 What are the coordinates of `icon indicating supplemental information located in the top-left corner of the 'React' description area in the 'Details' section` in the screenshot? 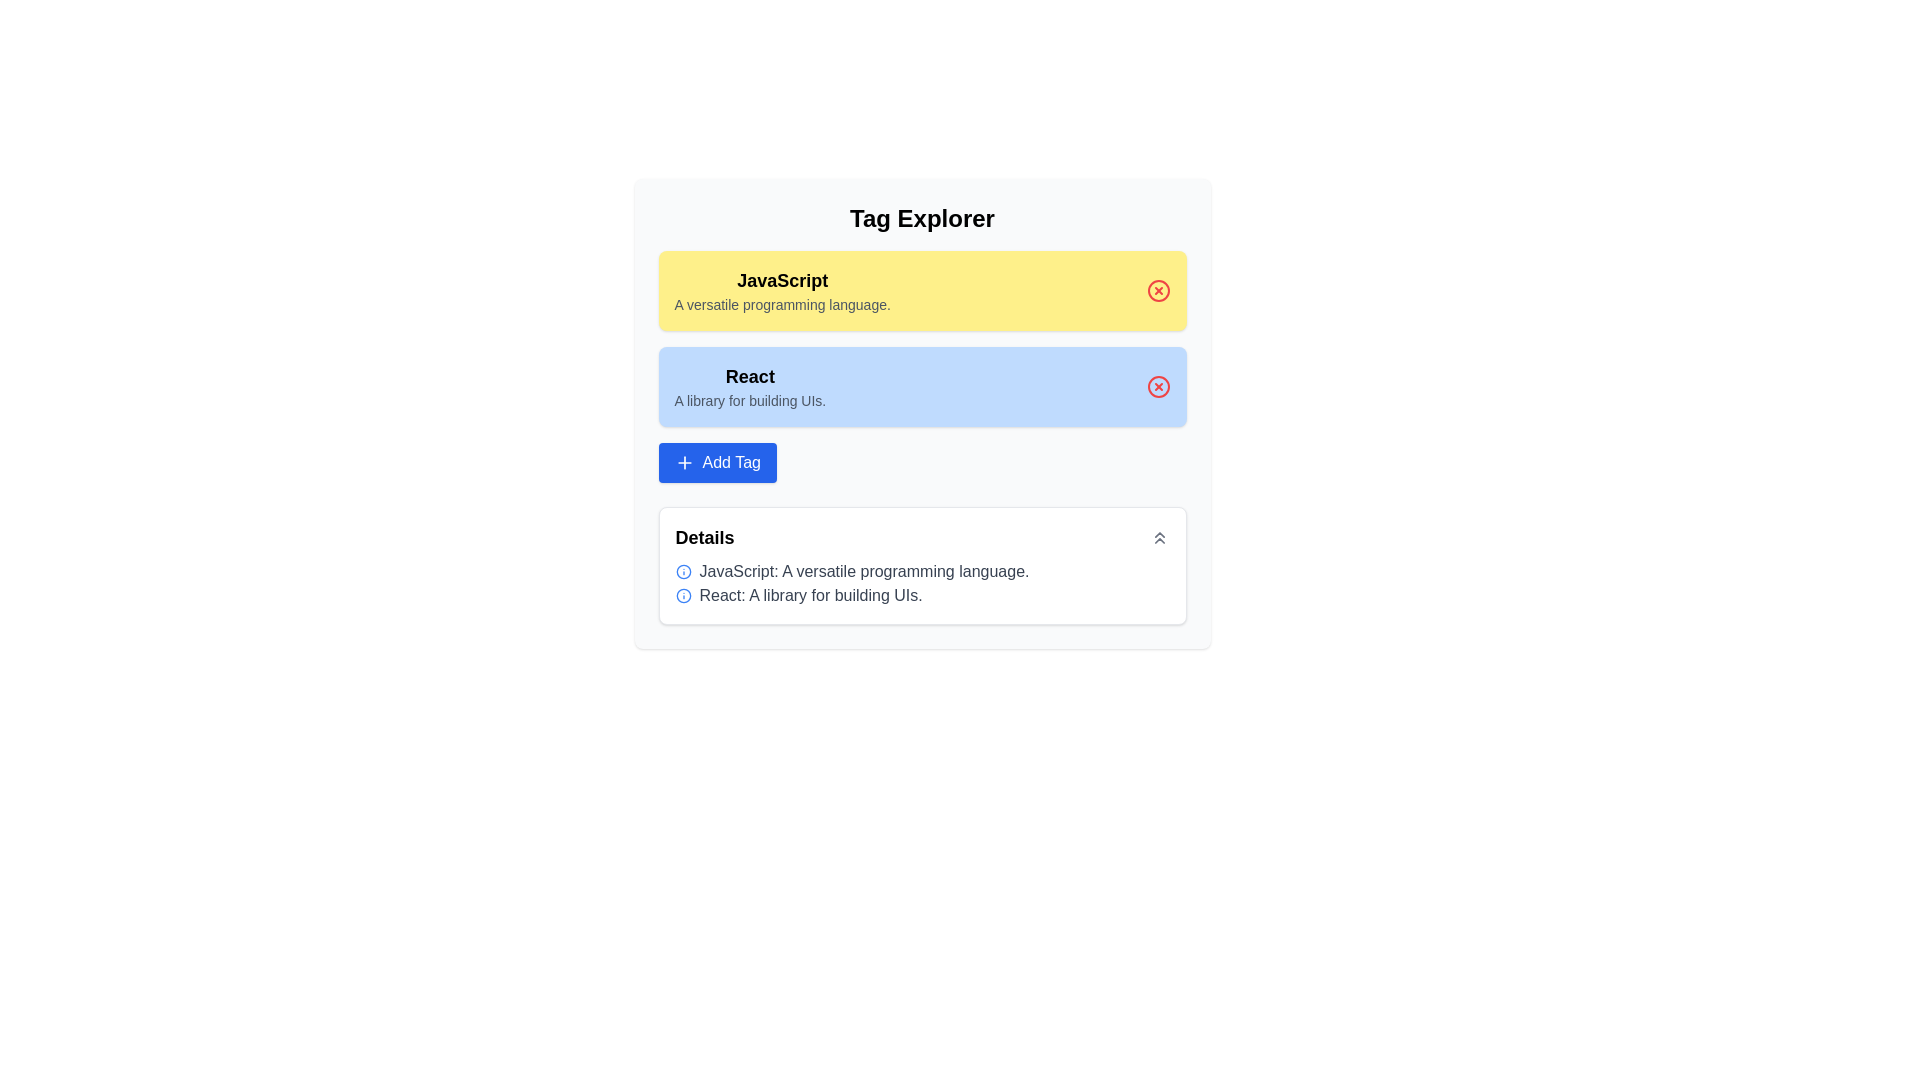 It's located at (683, 595).